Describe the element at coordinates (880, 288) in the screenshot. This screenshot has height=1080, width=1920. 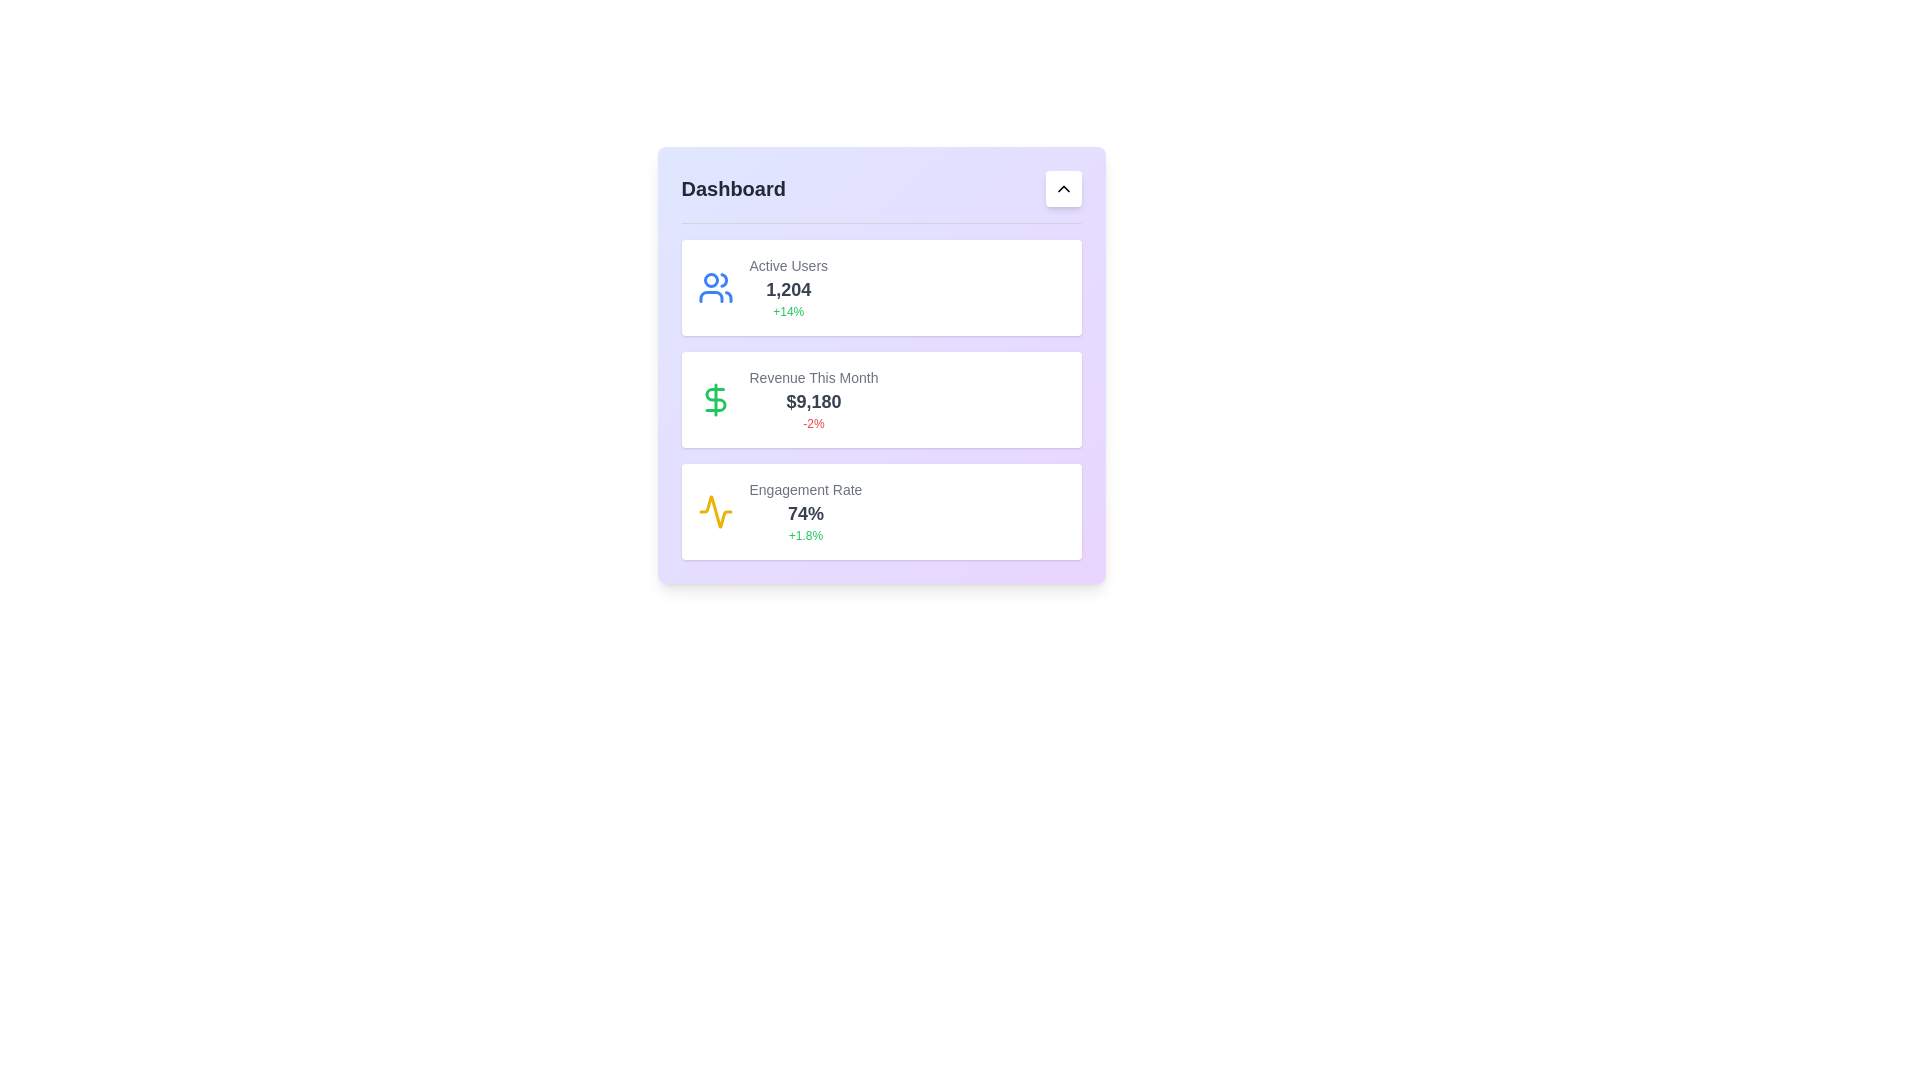
I see `displayed information on the Information card, which shows active user statistics including total count and percentage increase. This card is located at the top-left corner of the grid layout in the dashboard interface` at that location.